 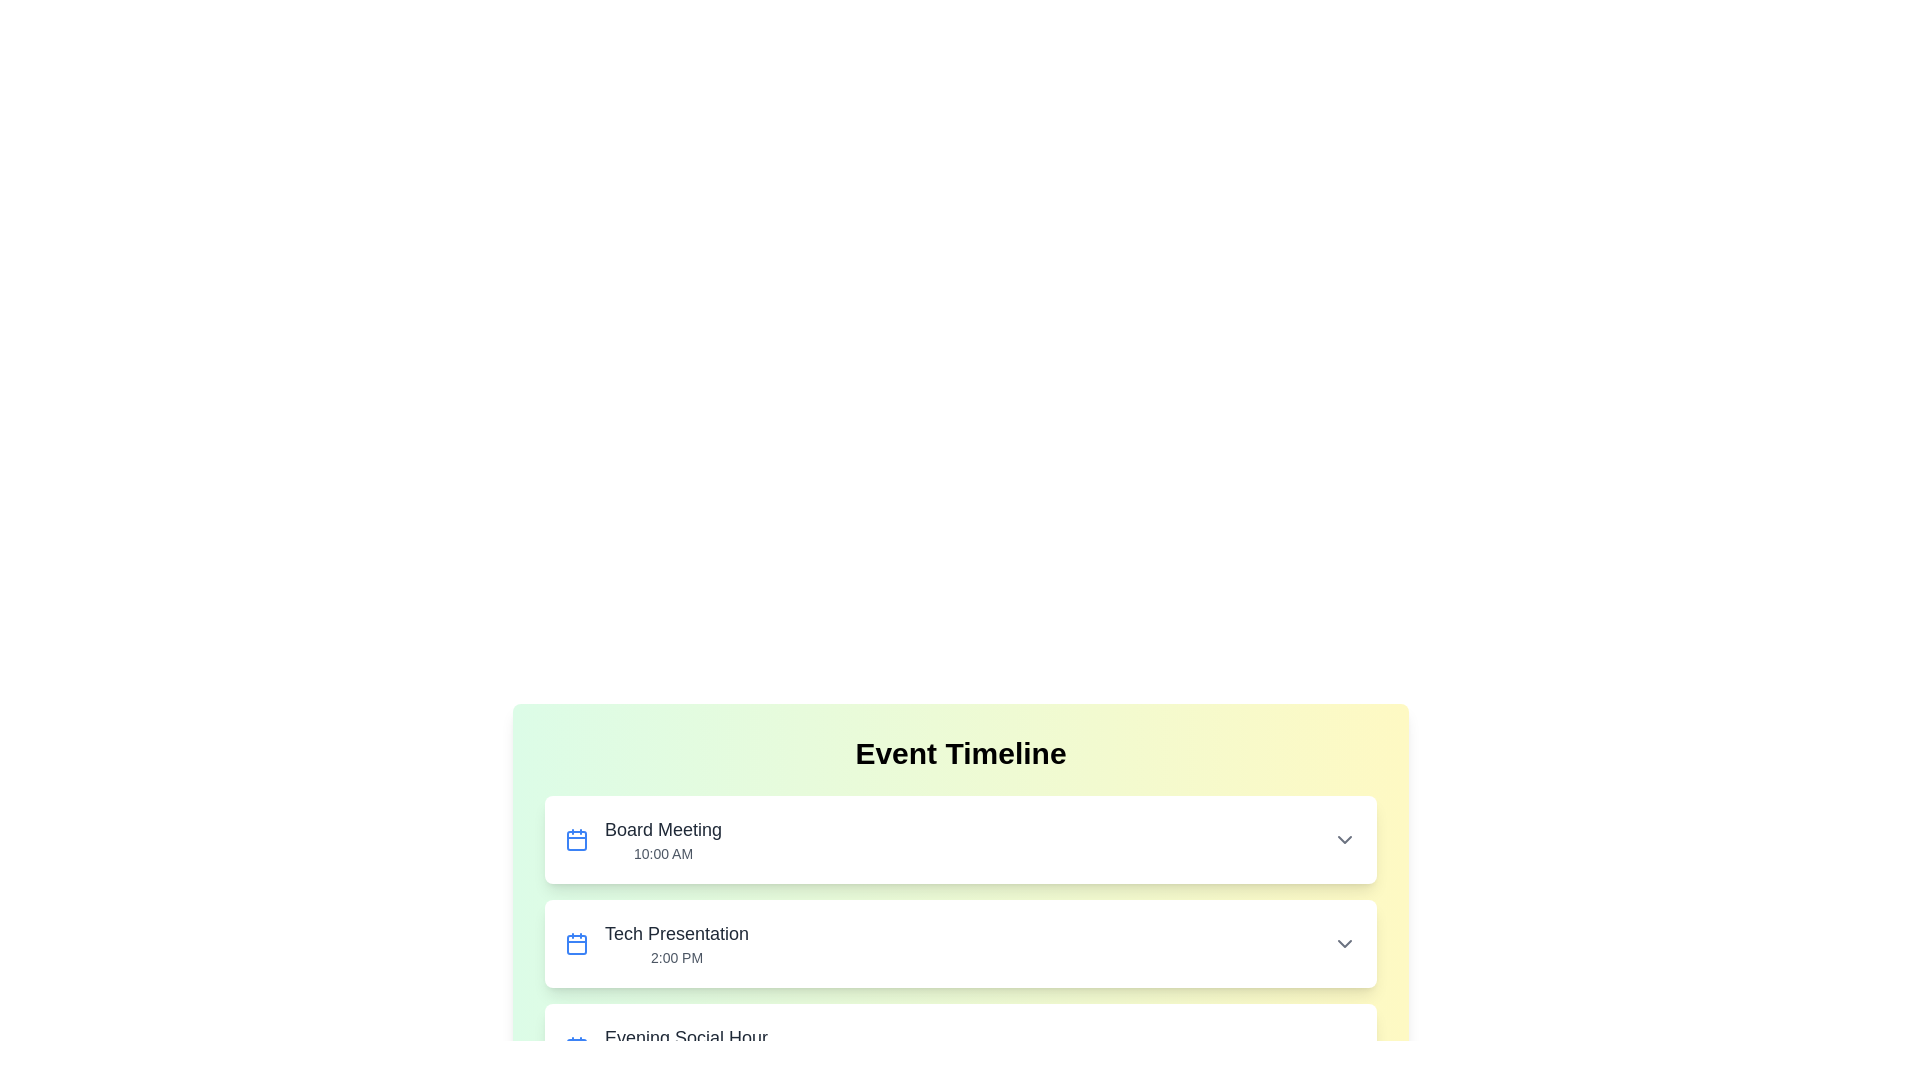 I want to click on the styling of the rounded rectangle element that is part of the calendar icon within the 'Evening Social Hour' event item in the timeline, so click(x=575, y=1048).